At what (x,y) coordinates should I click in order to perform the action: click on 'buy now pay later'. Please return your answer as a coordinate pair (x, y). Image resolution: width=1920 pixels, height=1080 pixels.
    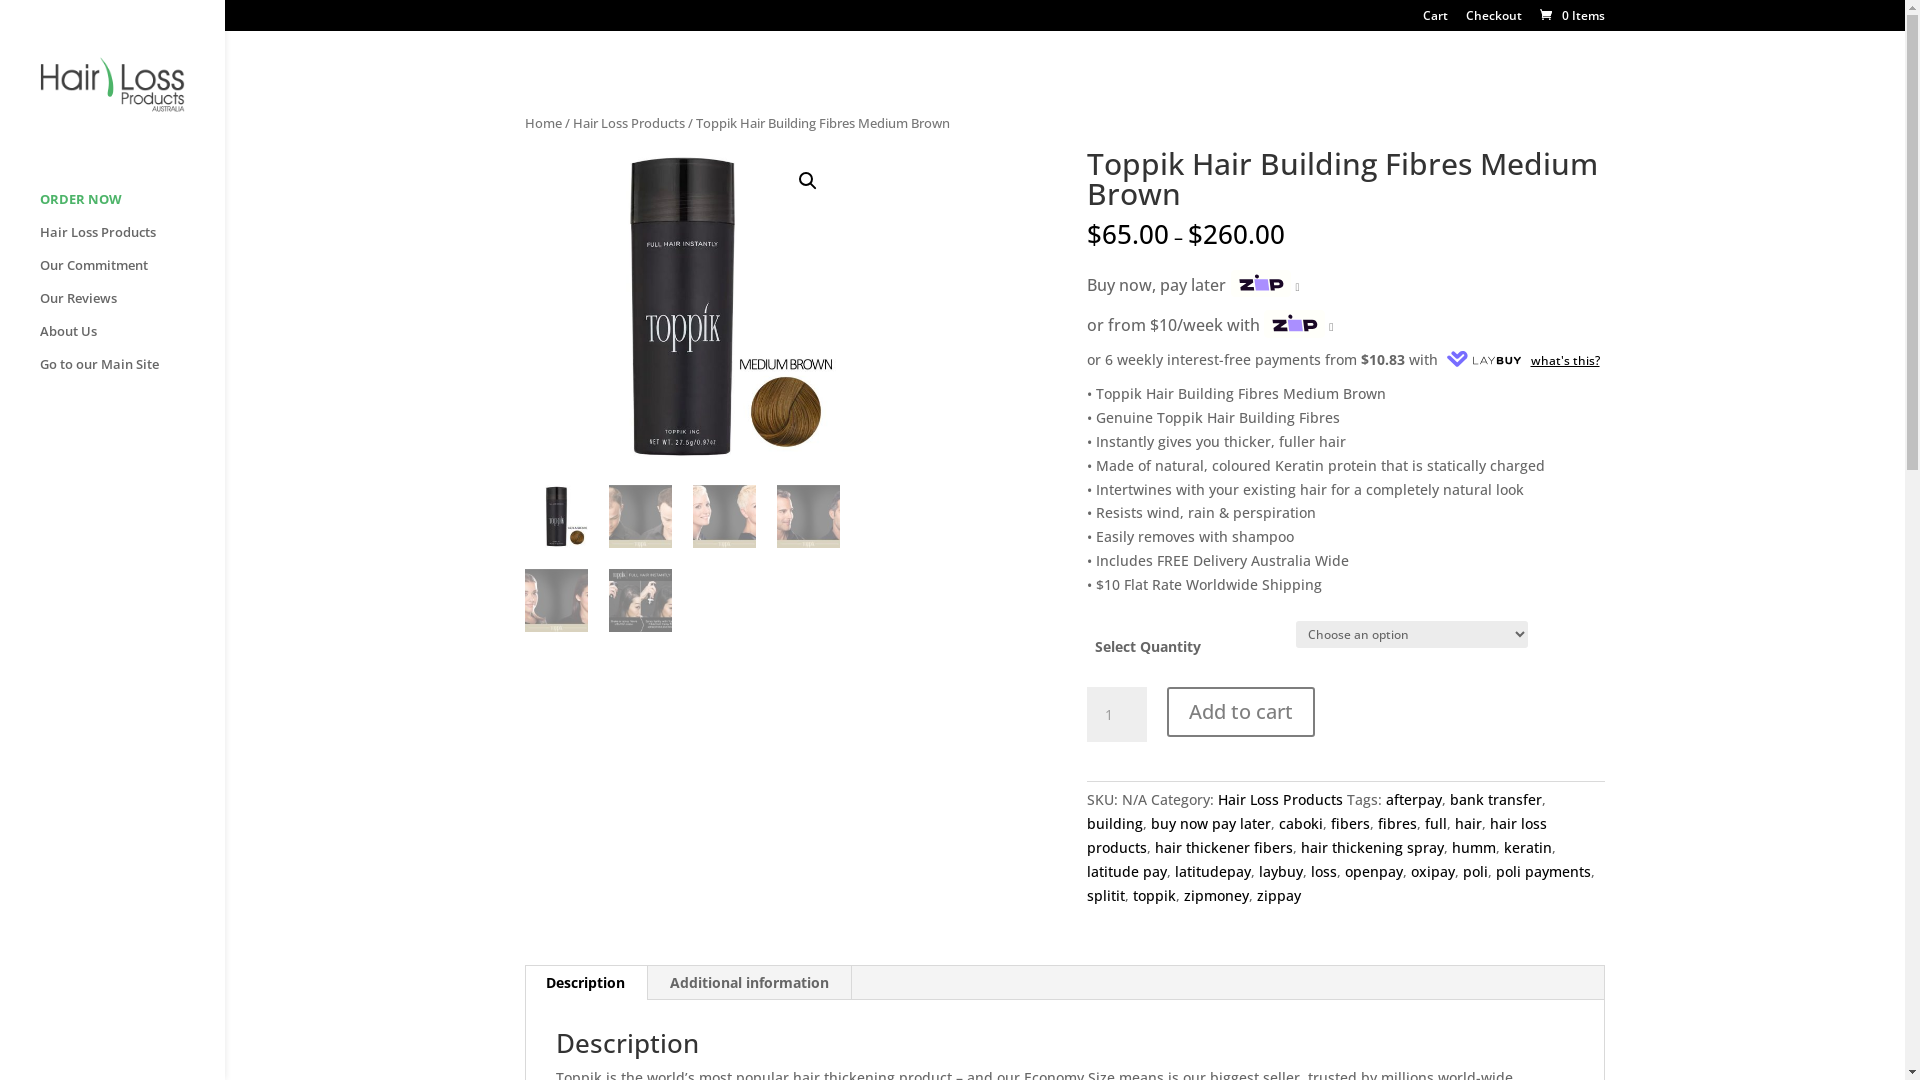
    Looking at the image, I should click on (1209, 823).